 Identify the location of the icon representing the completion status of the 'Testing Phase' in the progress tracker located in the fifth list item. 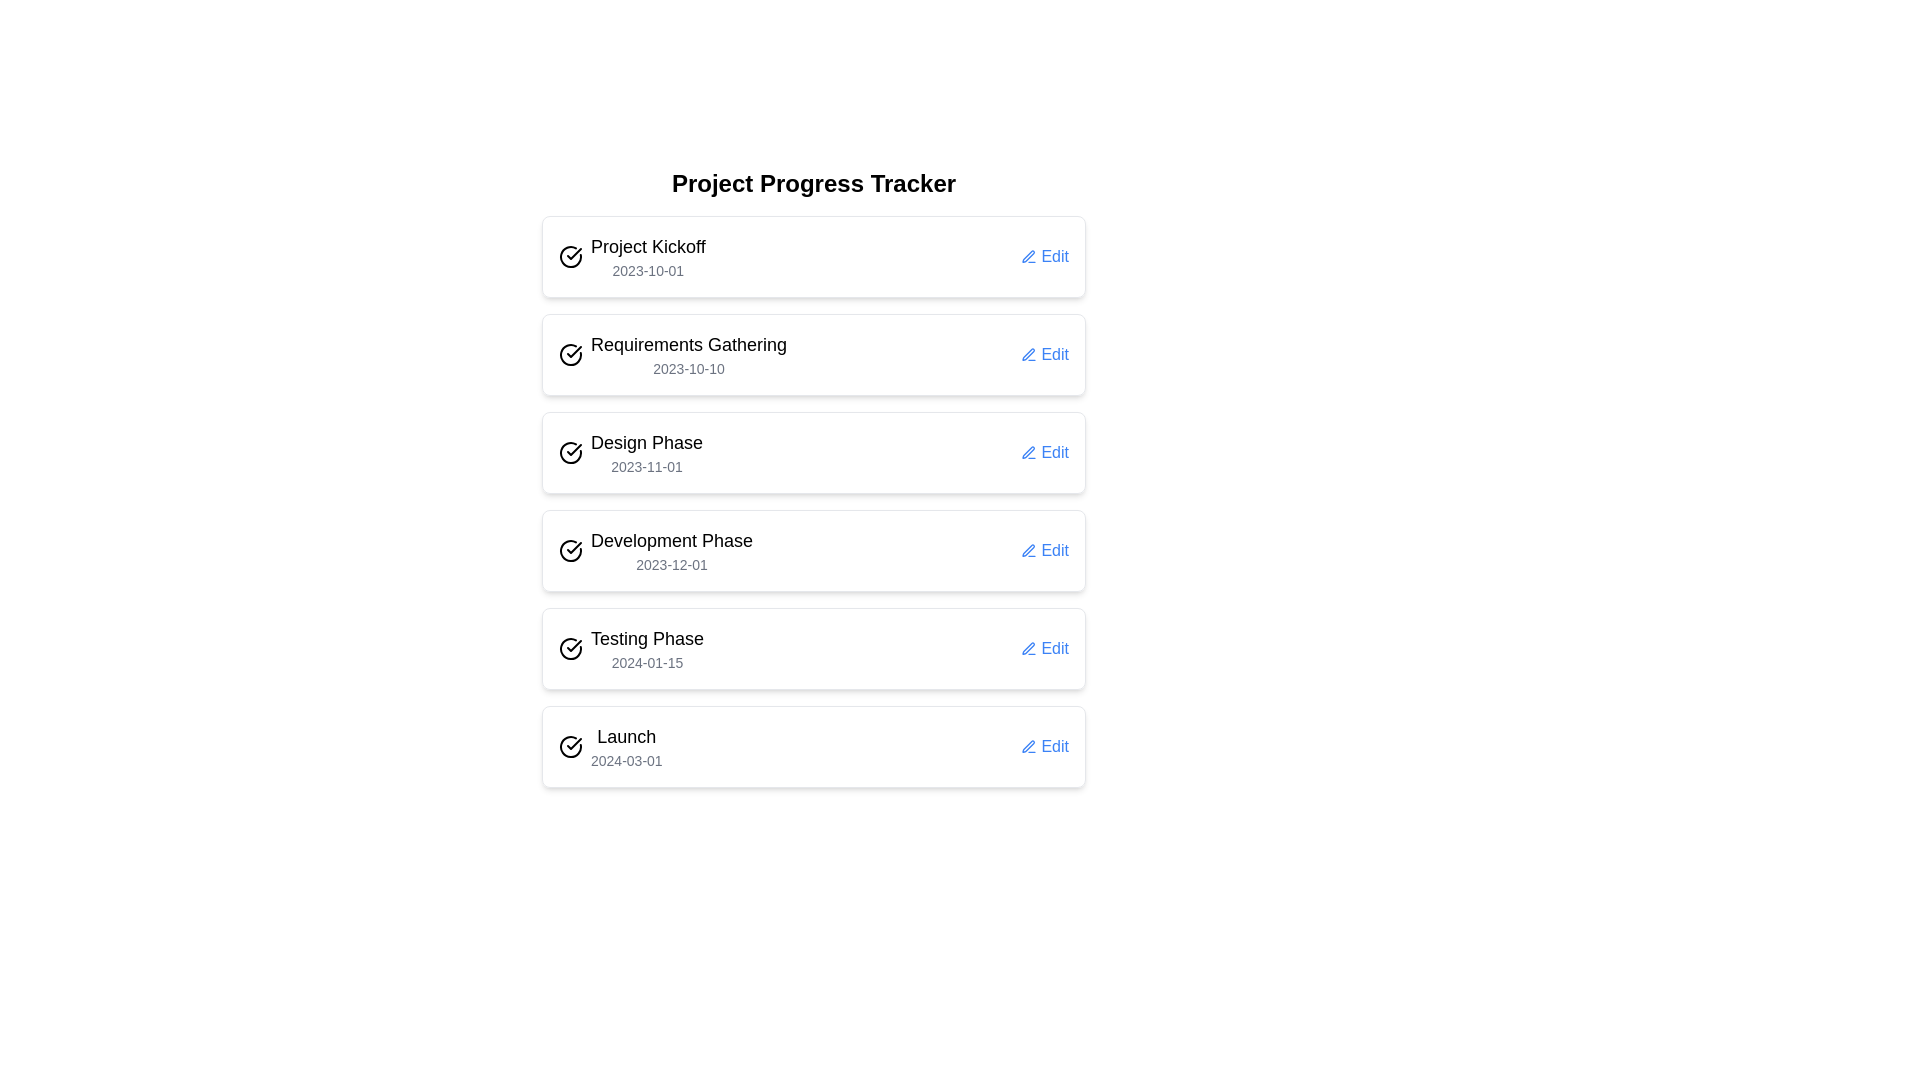
(570, 648).